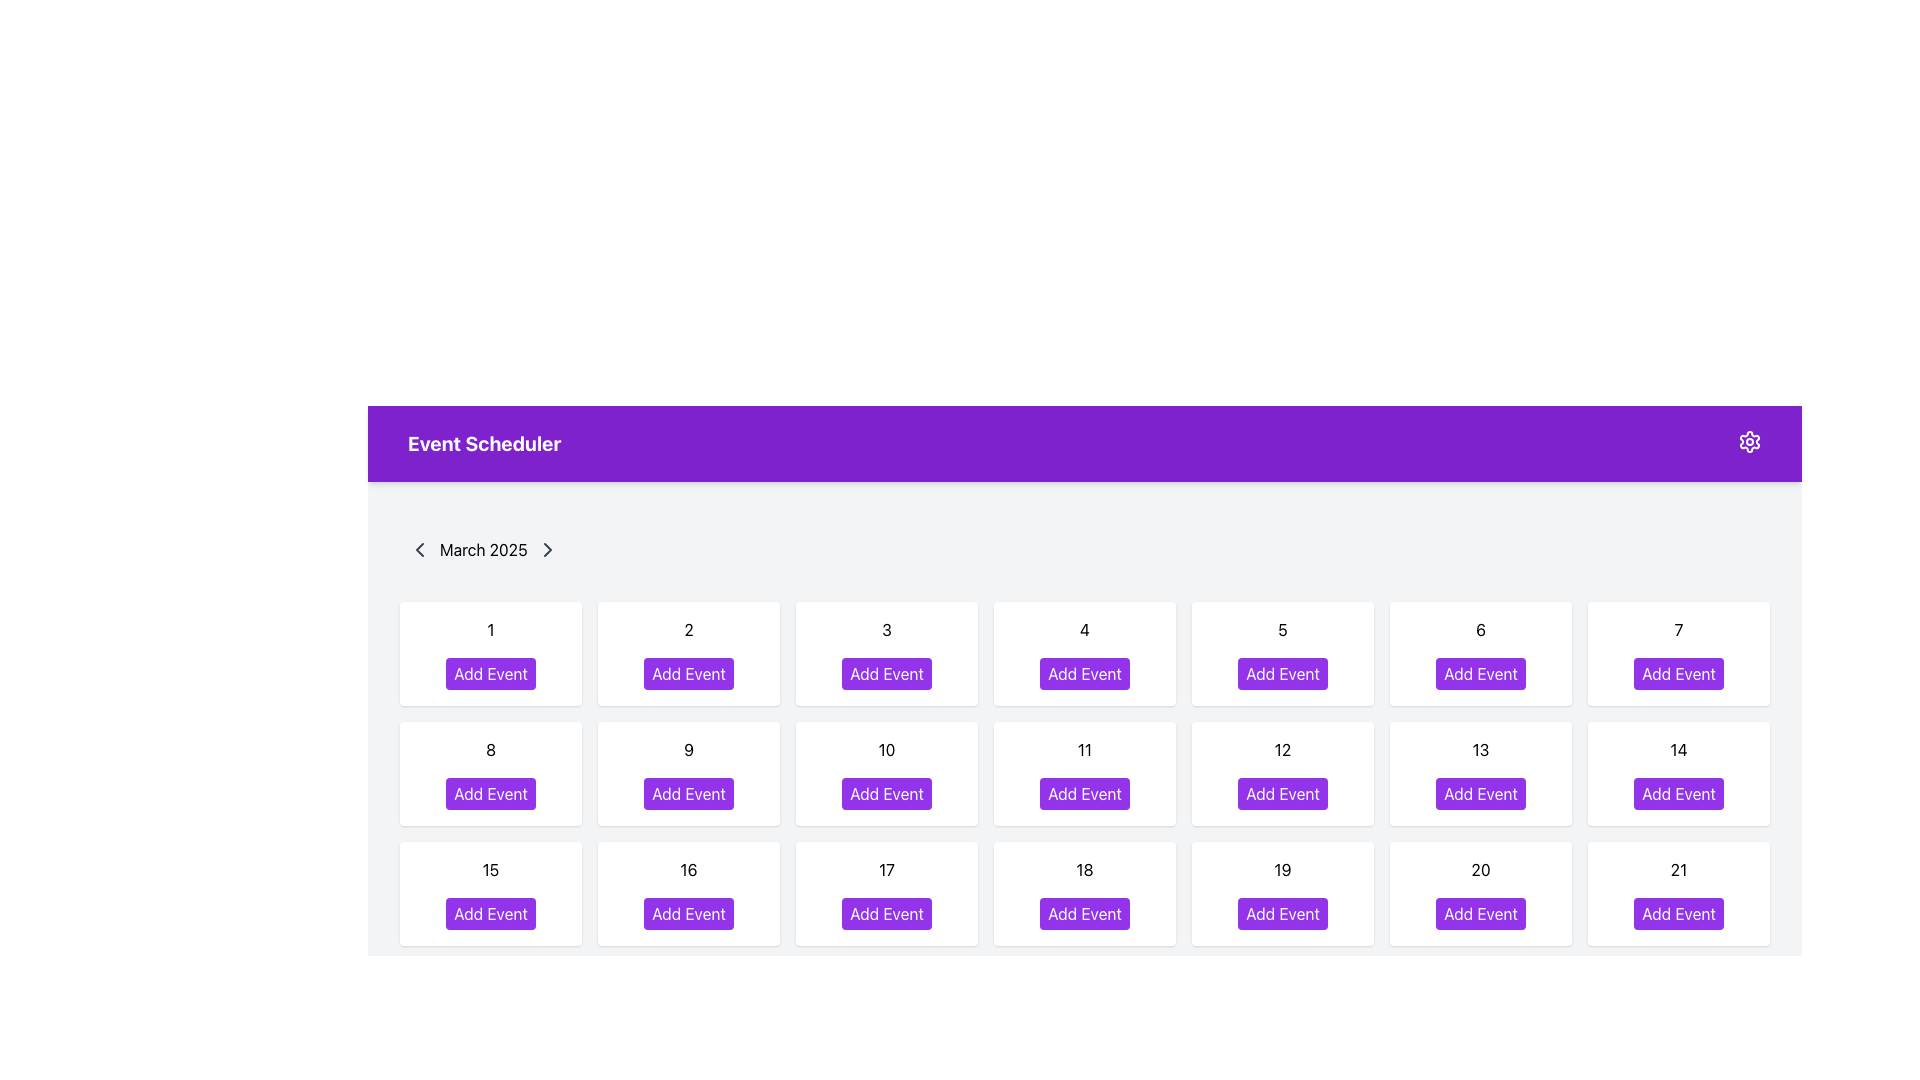 This screenshot has width=1920, height=1080. Describe the element at coordinates (1679, 914) in the screenshot. I see `the button used to add an event for the date '21'` at that location.